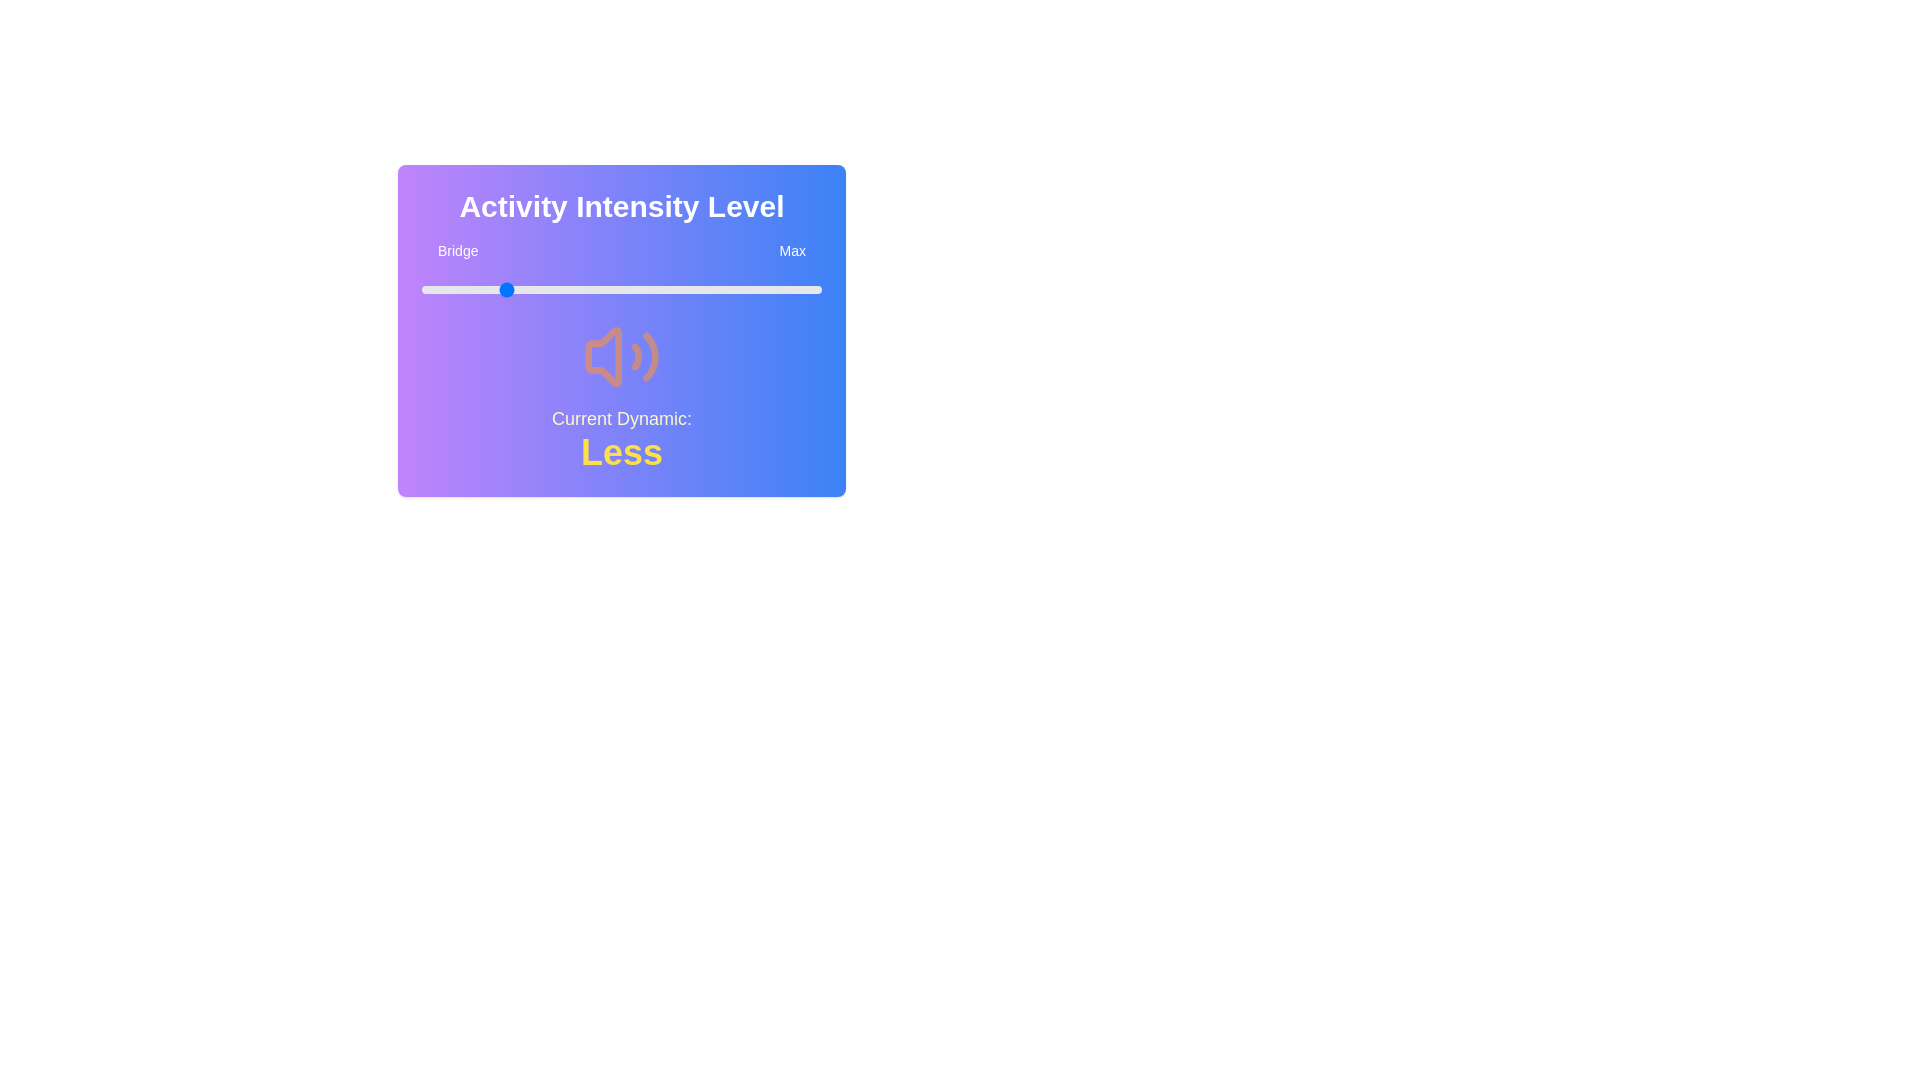 This screenshot has width=1920, height=1080. Describe the element at coordinates (542, 289) in the screenshot. I see `the slider to set the value to 30` at that location.